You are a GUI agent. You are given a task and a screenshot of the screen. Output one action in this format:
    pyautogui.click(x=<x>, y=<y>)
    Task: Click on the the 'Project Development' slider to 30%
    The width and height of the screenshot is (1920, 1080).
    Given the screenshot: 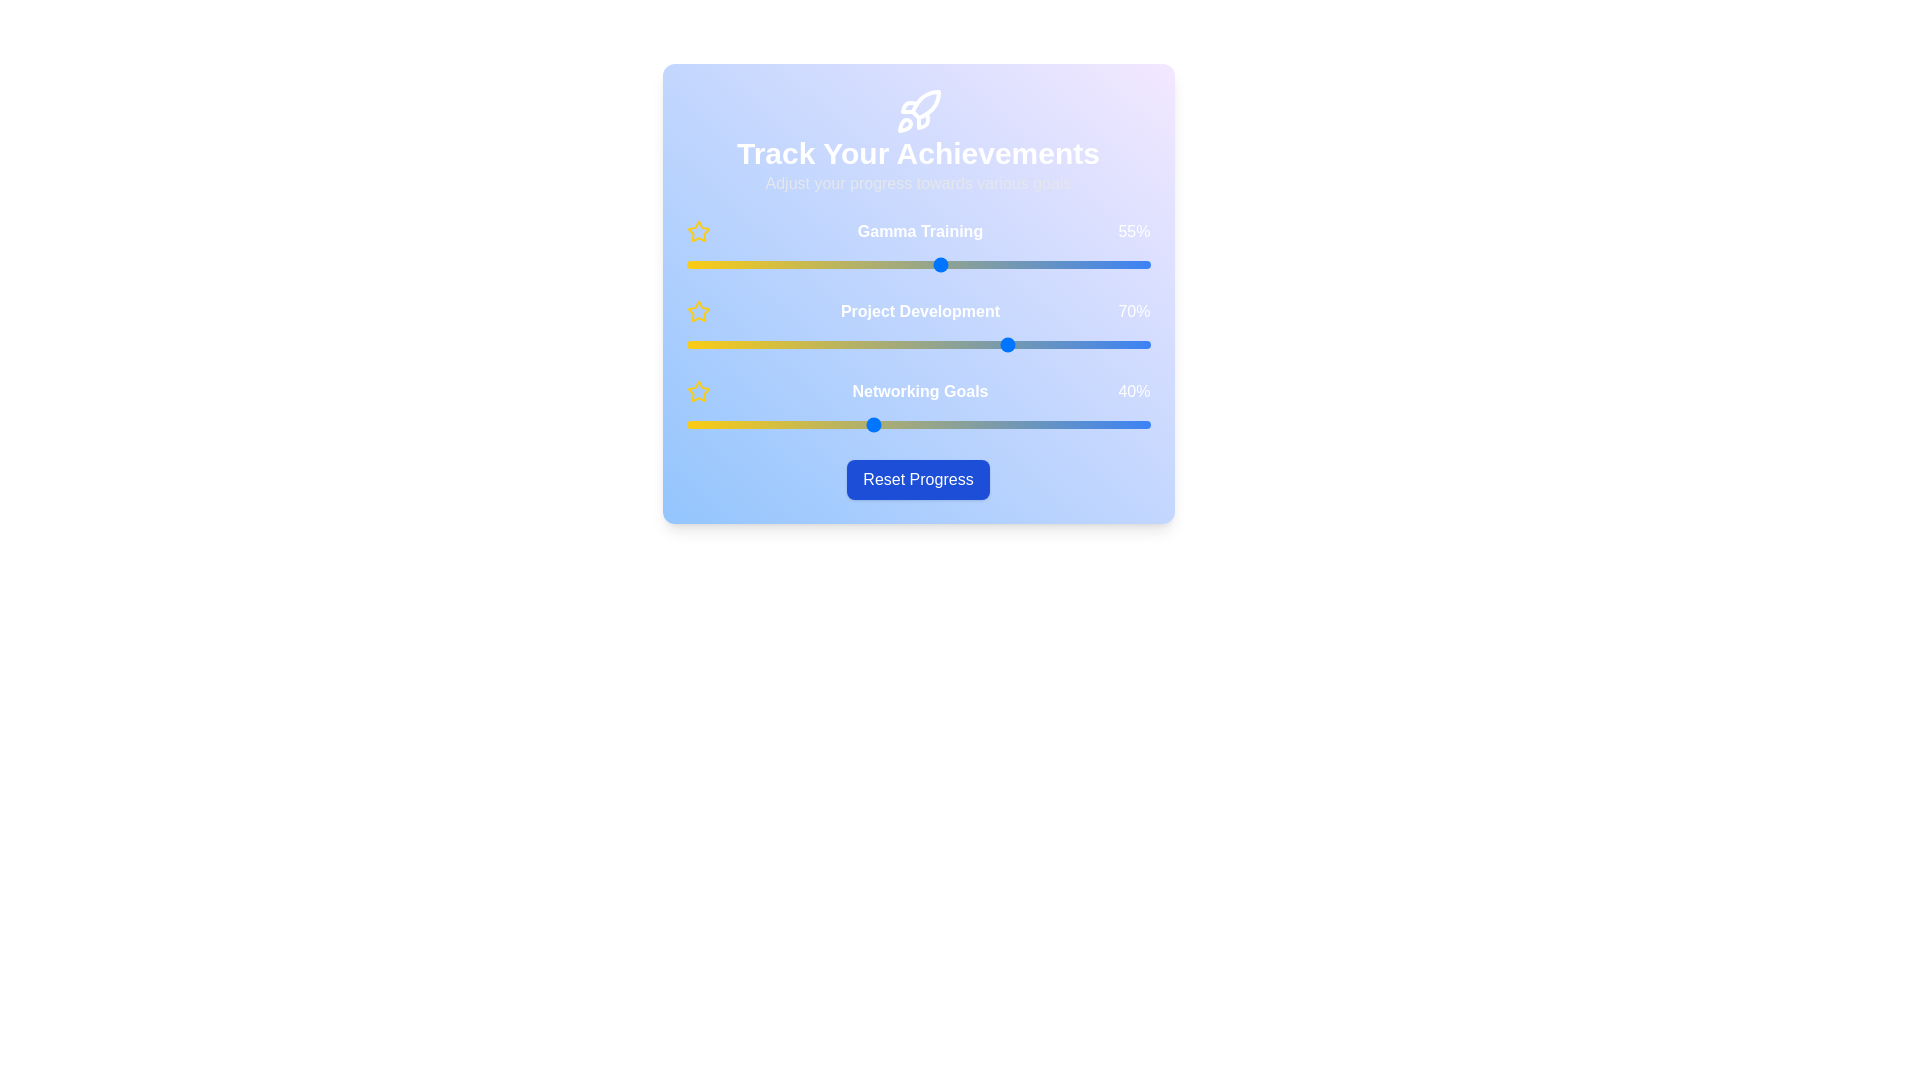 What is the action you would take?
    pyautogui.click(x=825, y=343)
    